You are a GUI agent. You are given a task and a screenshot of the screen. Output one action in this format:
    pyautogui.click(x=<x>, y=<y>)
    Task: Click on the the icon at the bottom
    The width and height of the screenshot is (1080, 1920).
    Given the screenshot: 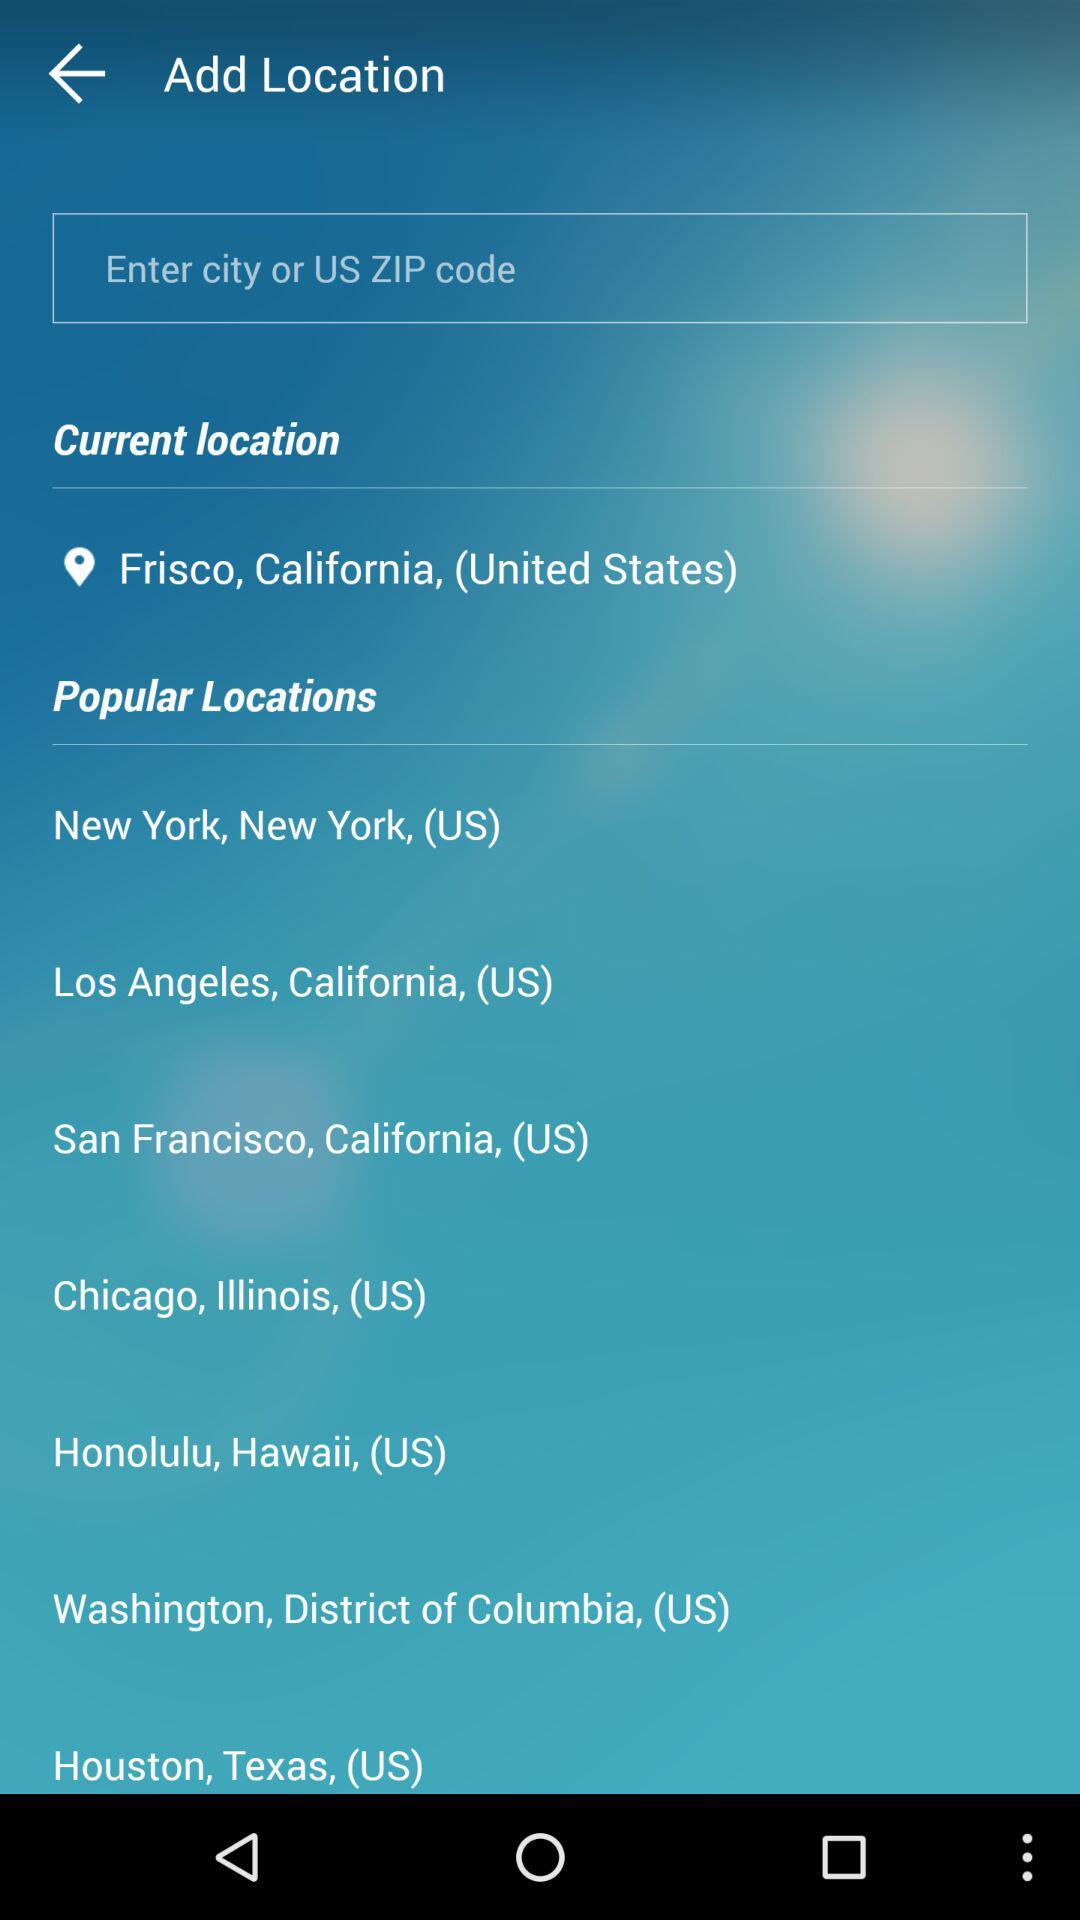 What is the action you would take?
    pyautogui.click(x=391, y=1607)
    